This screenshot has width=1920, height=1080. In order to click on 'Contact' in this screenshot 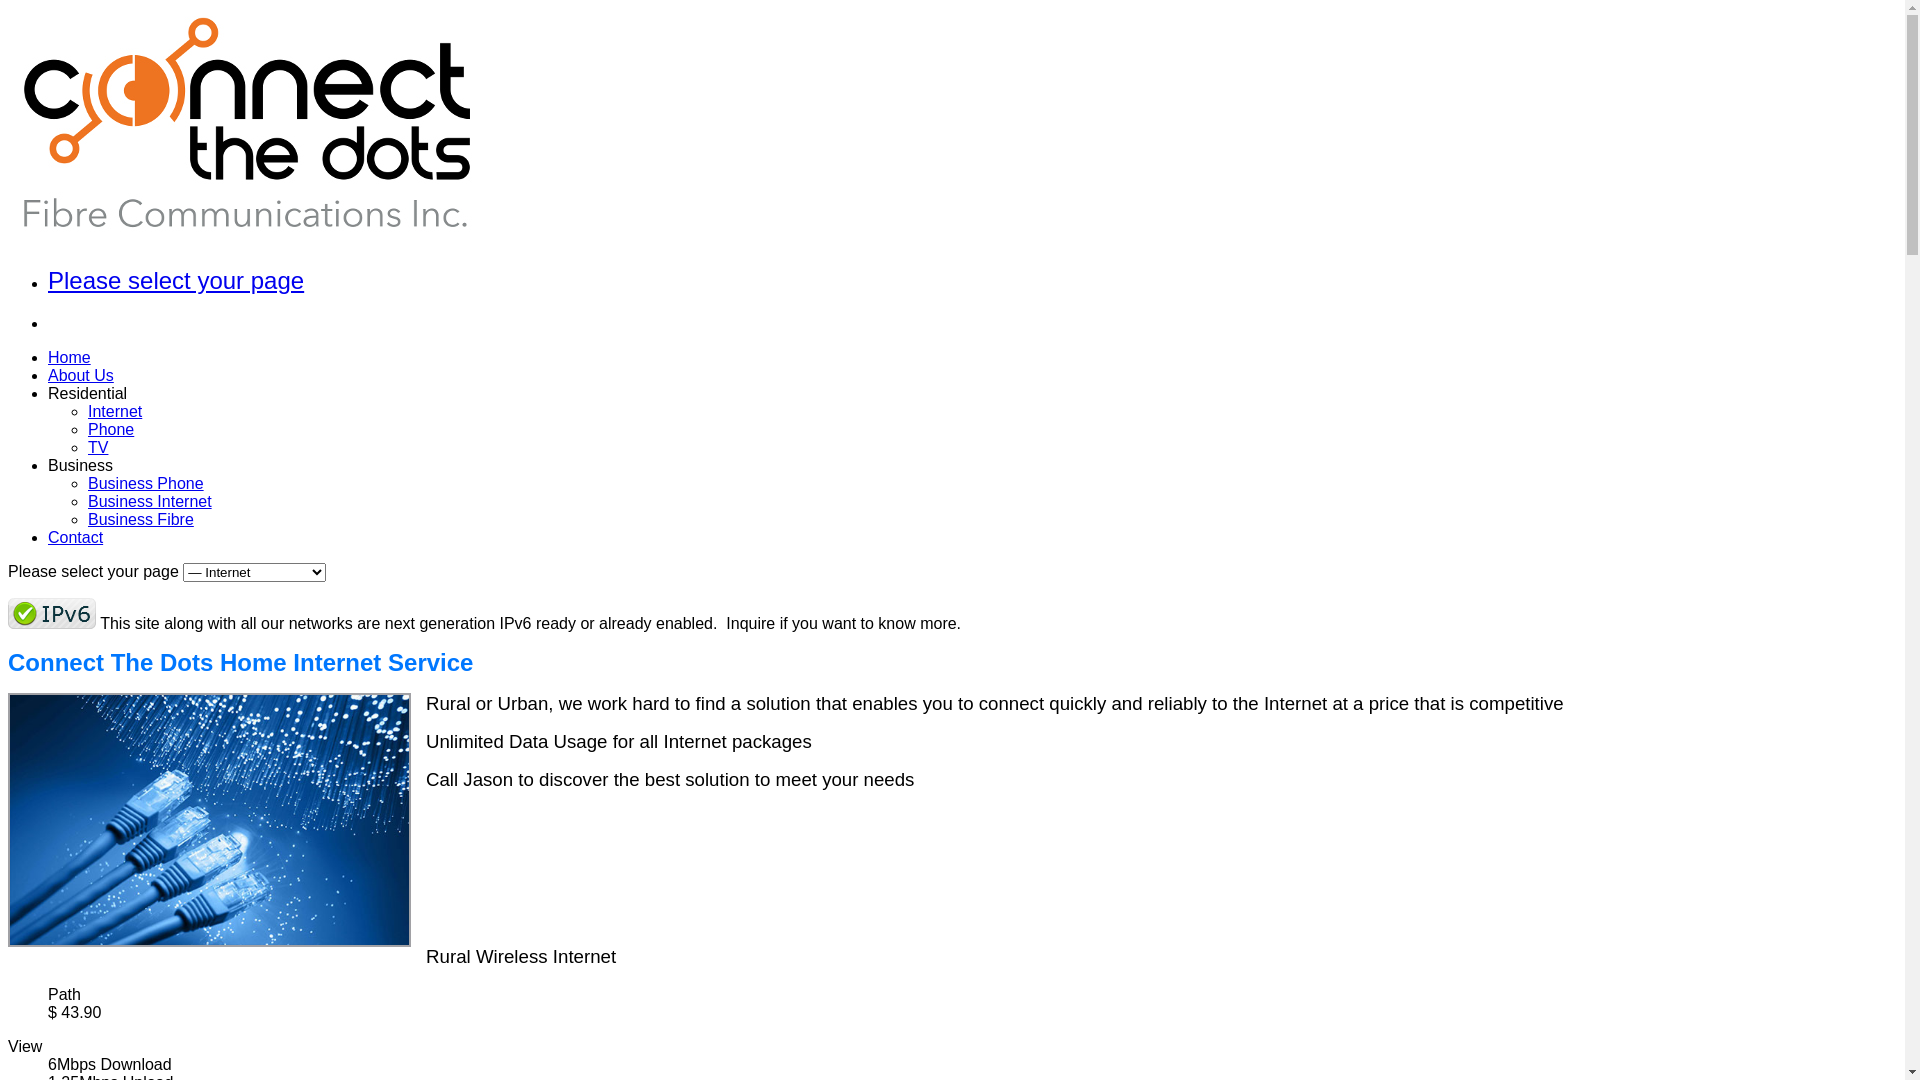, I will do `click(75, 536)`.